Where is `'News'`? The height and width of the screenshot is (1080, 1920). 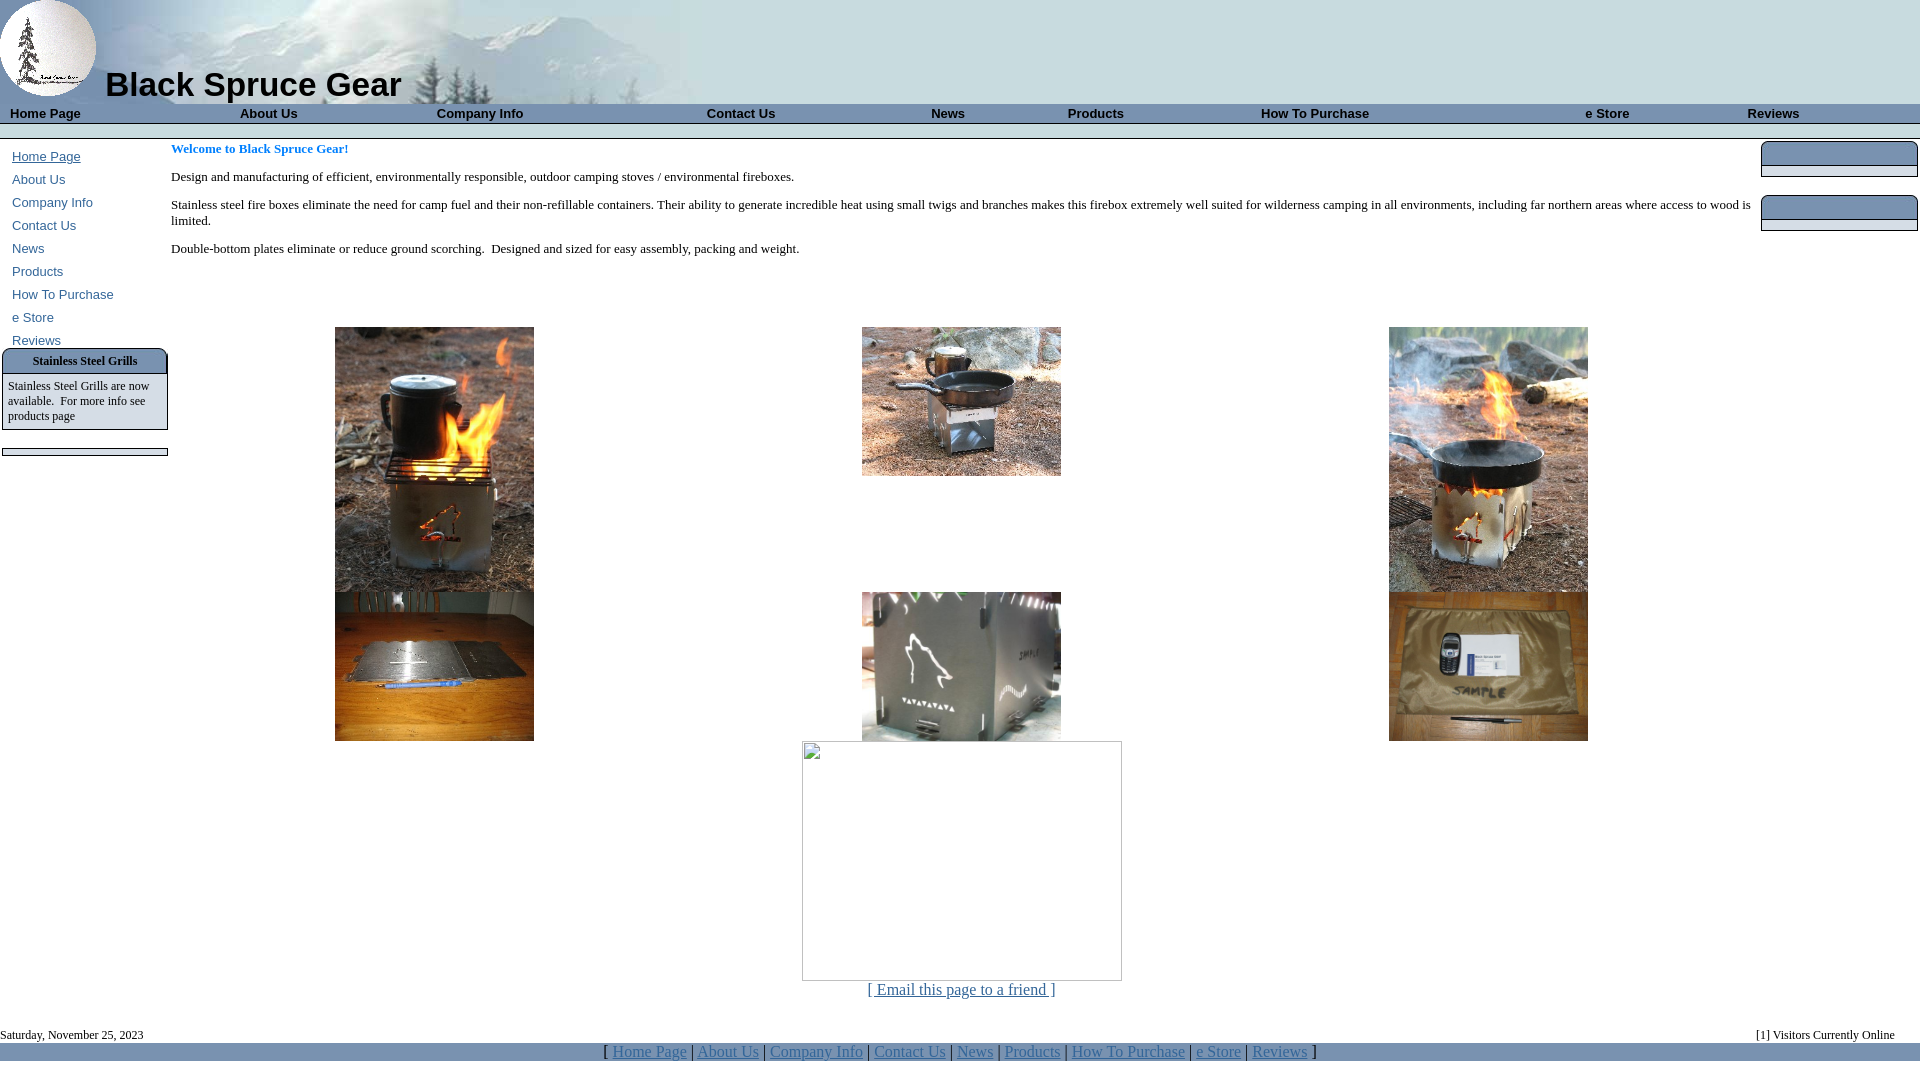
'News' is located at coordinates (974, 1050).